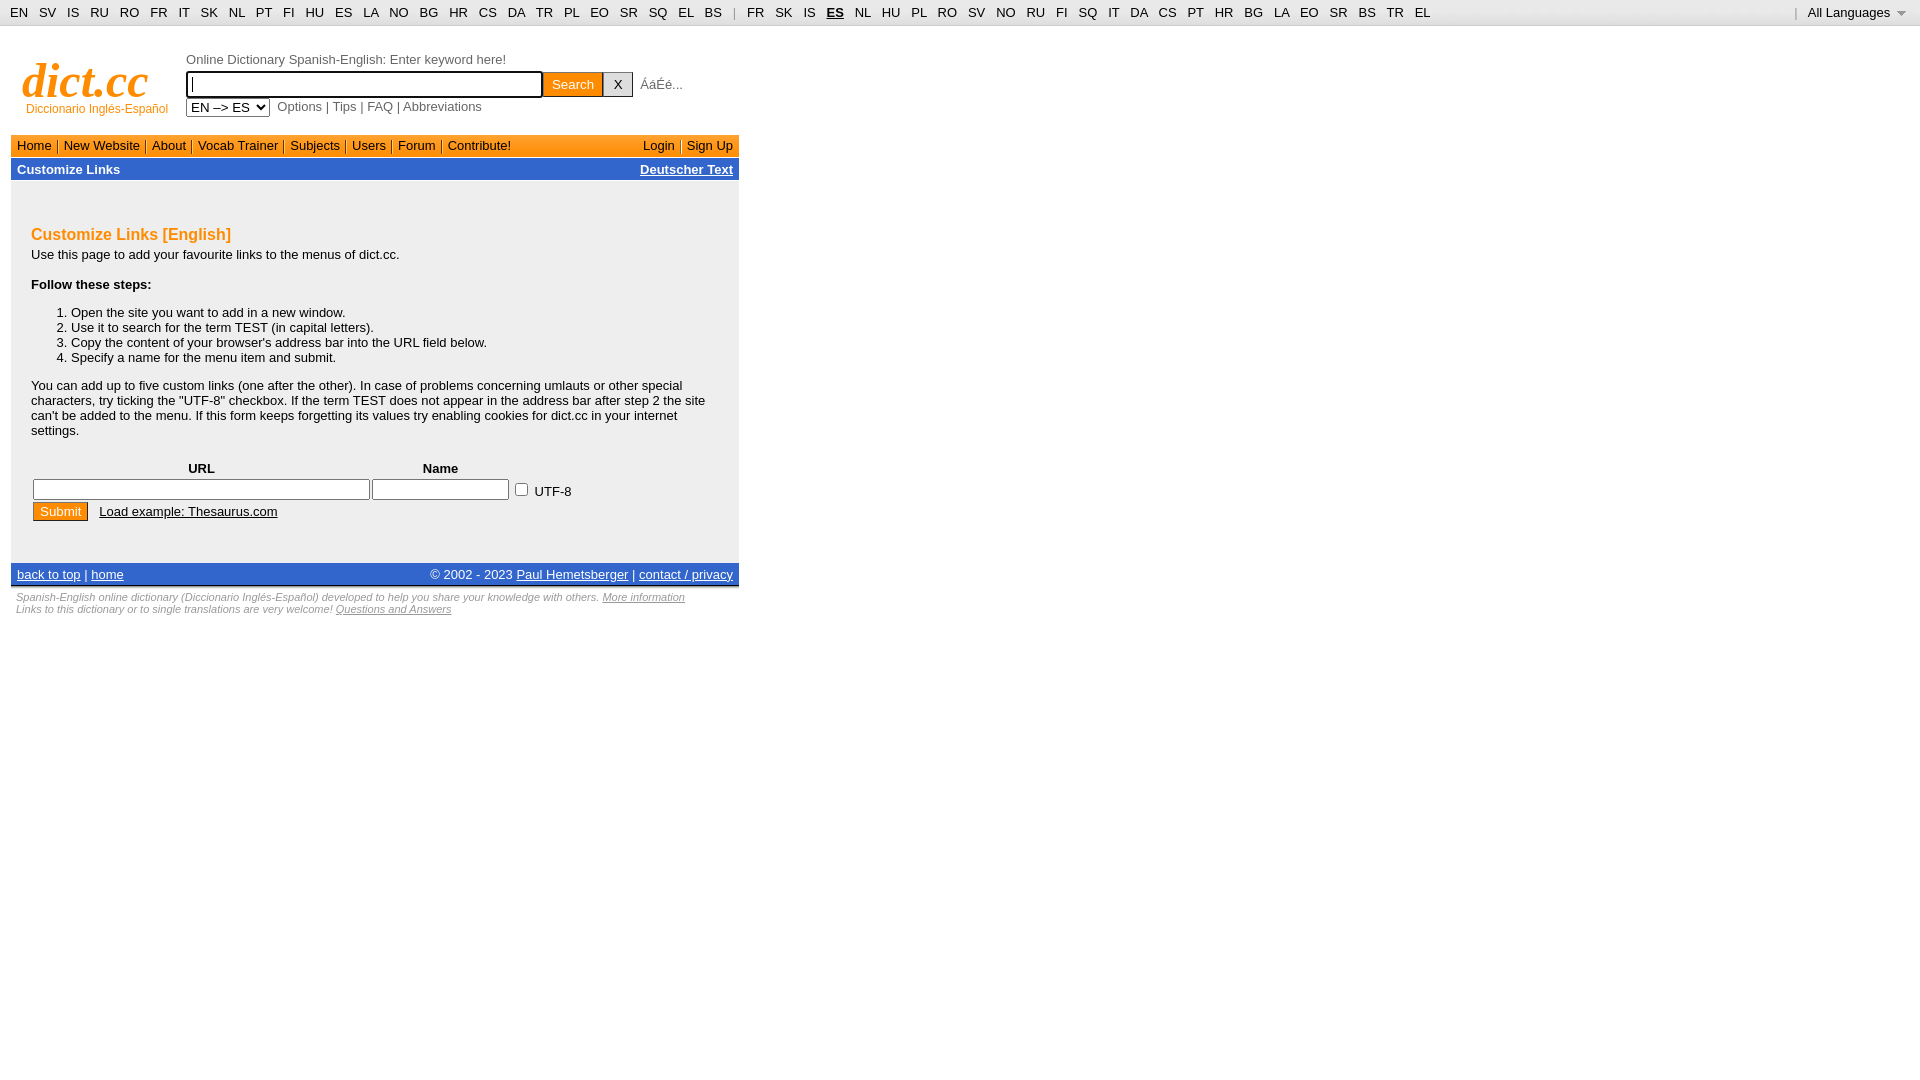 This screenshot has width=1920, height=1080. Describe the element at coordinates (22, 79) in the screenshot. I see `'dict.cc'` at that location.